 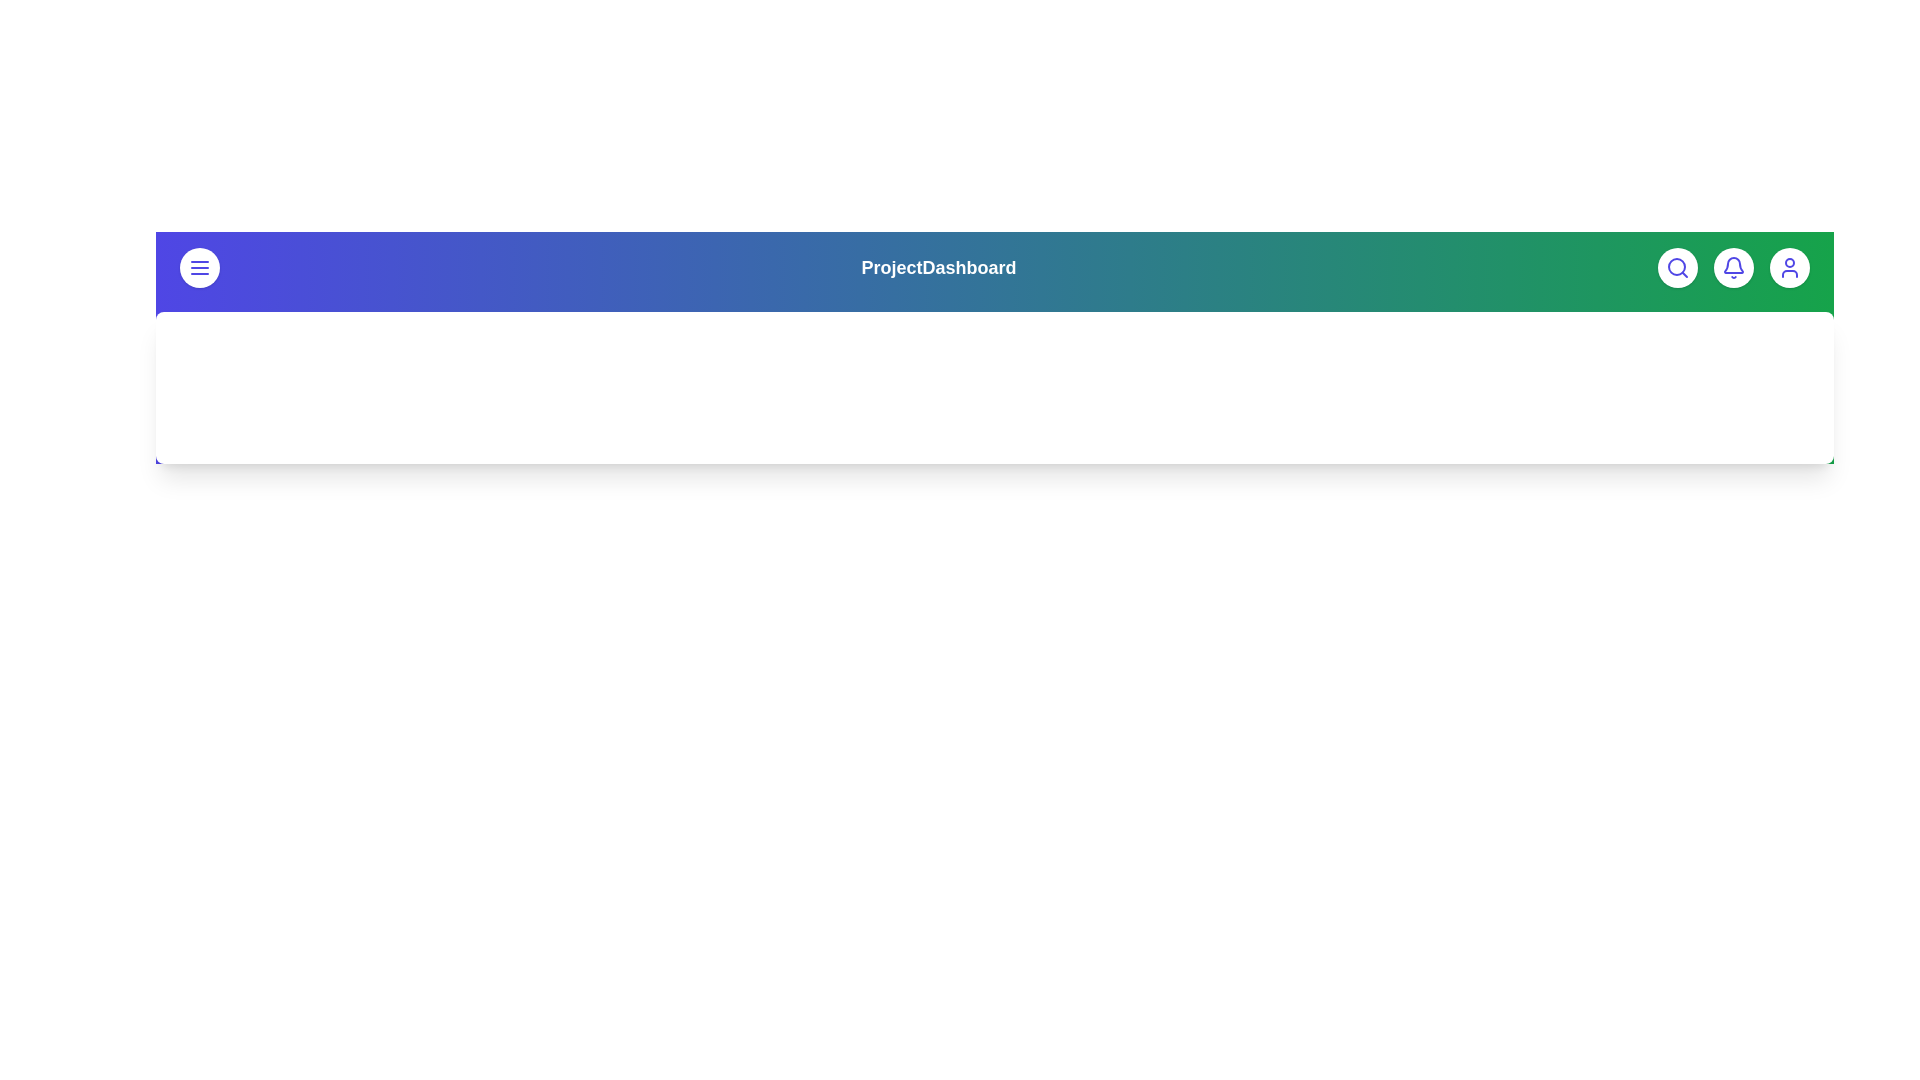 What do you see at coordinates (1790, 266) in the screenshot?
I see `the user icon to access profile options` at bounding box center [1790, 266].